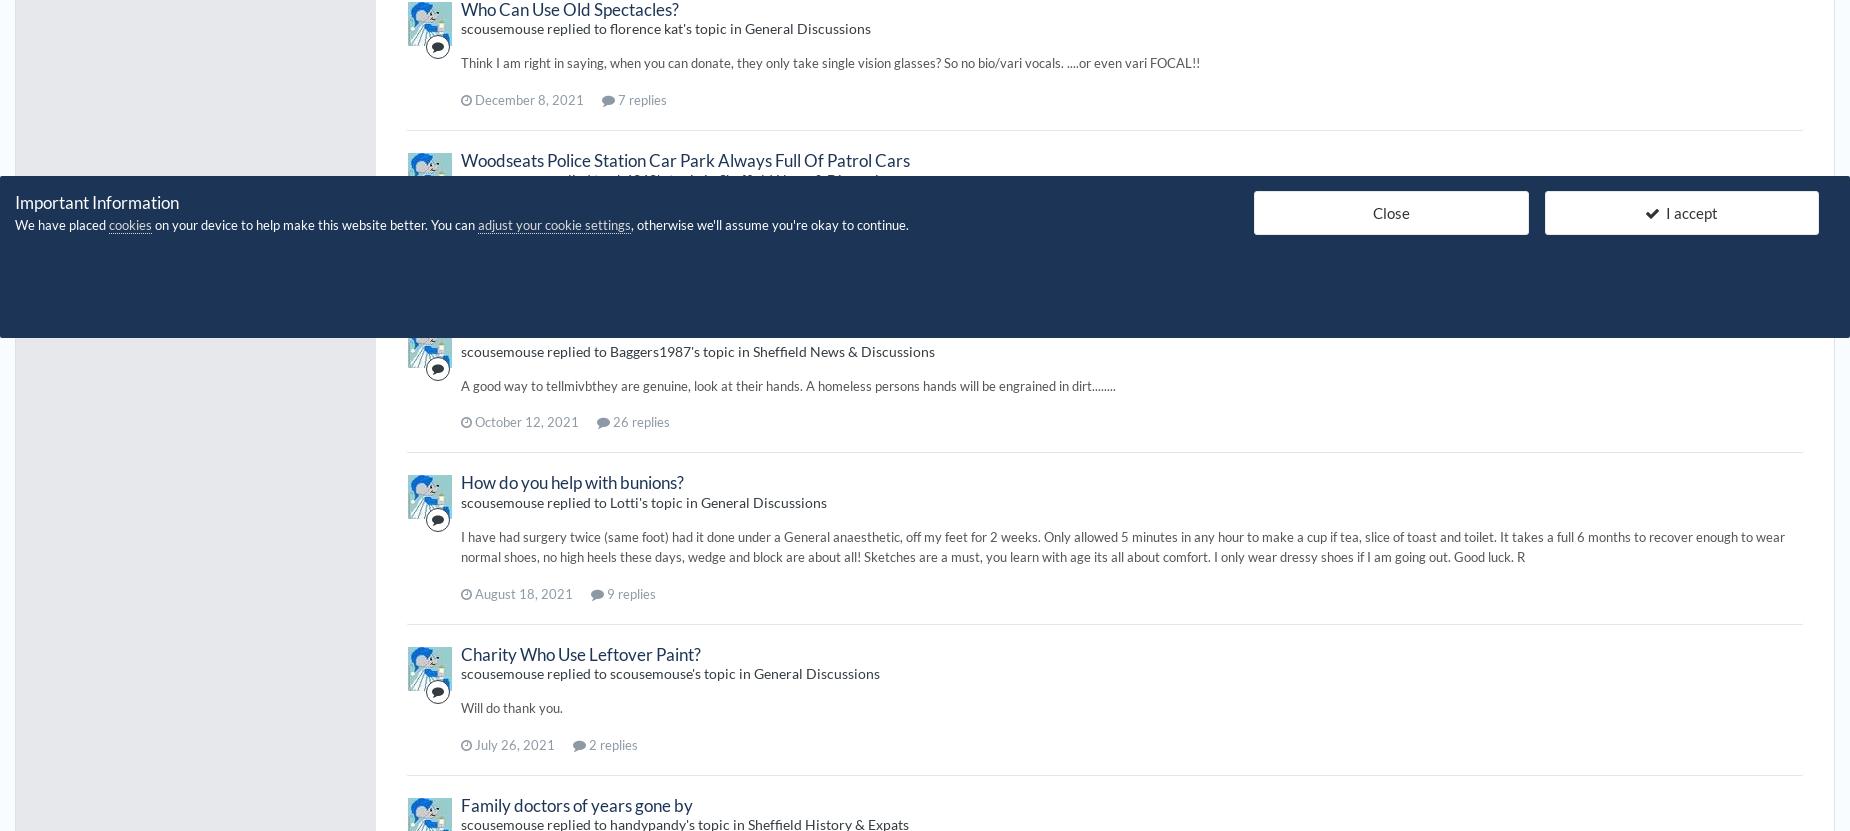 This screenshot has height=831, width=1850. I want to click on '9 replies', so click(629, 593).